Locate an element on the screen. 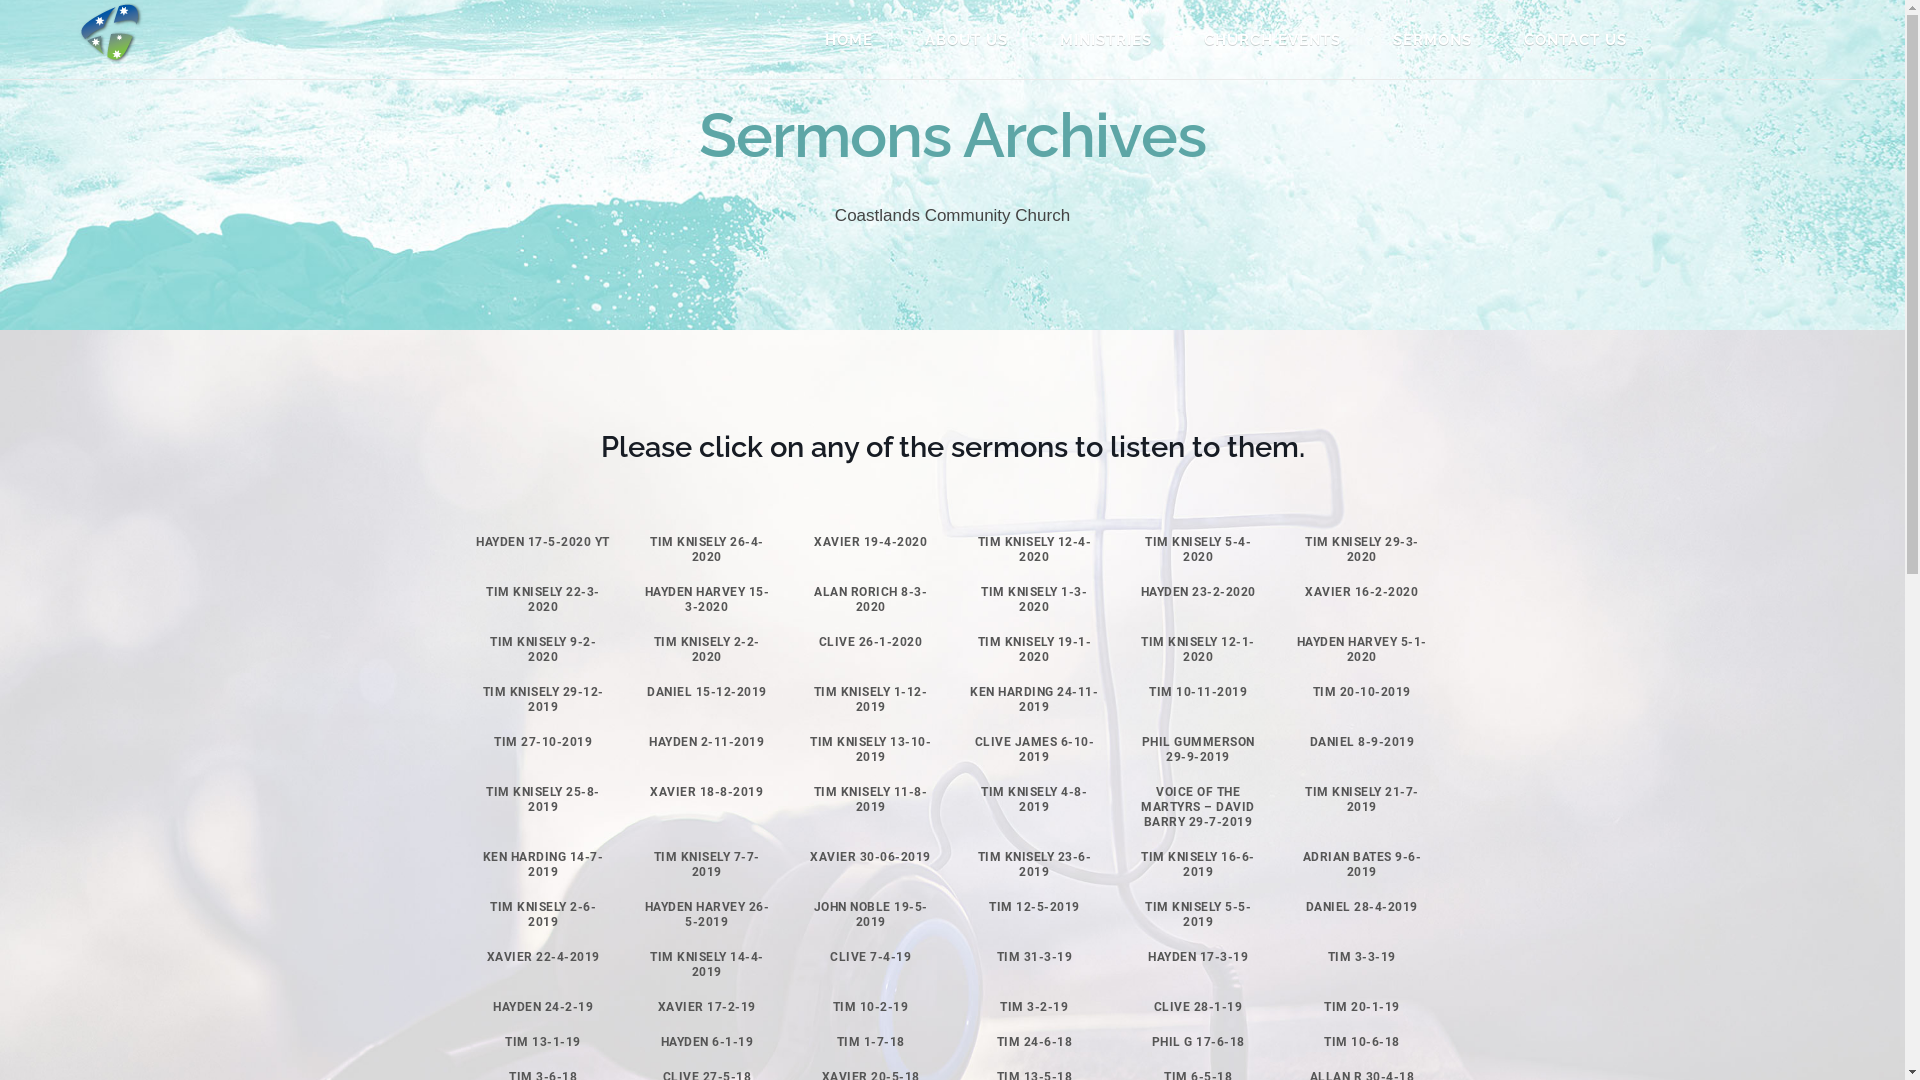  'TIM 27-10-2019' is located at coordinates (542, 741).